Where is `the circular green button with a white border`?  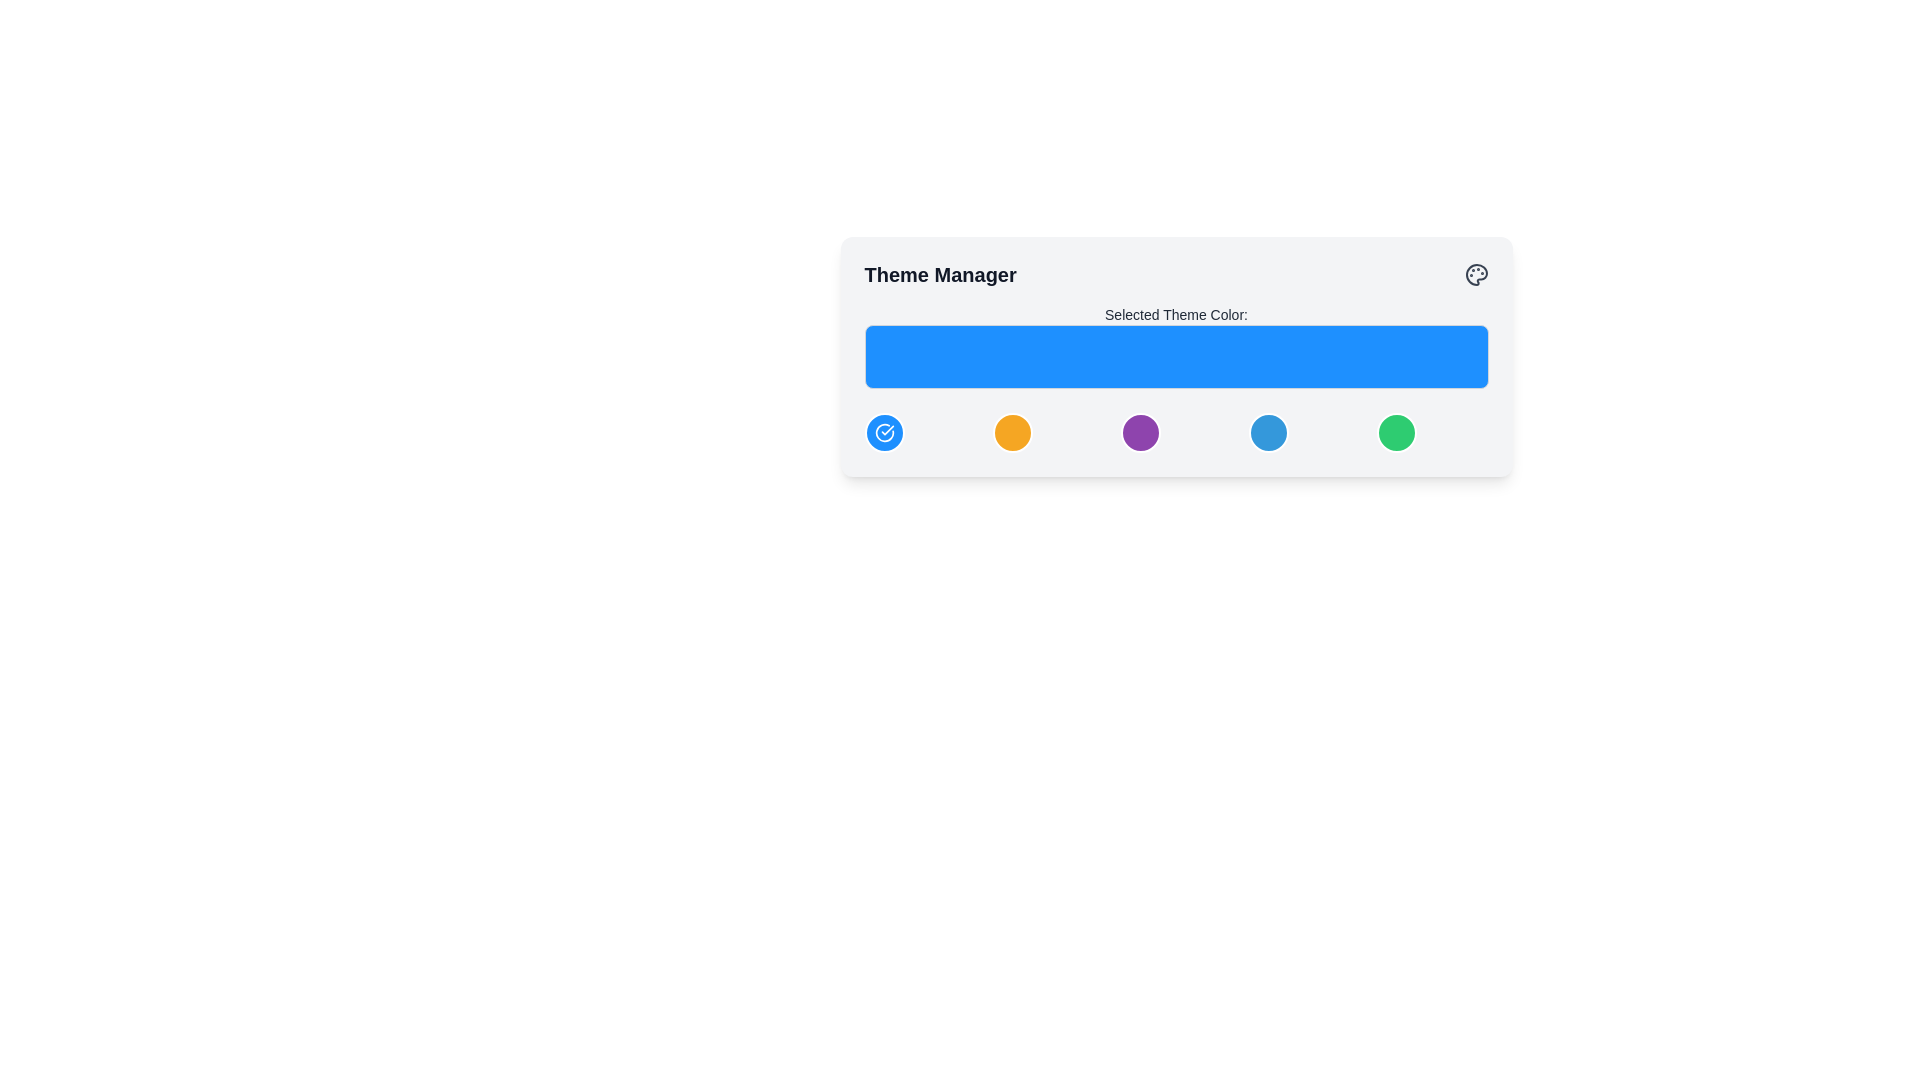 the circular green button with a white border is located at coordinates (1395, 431).